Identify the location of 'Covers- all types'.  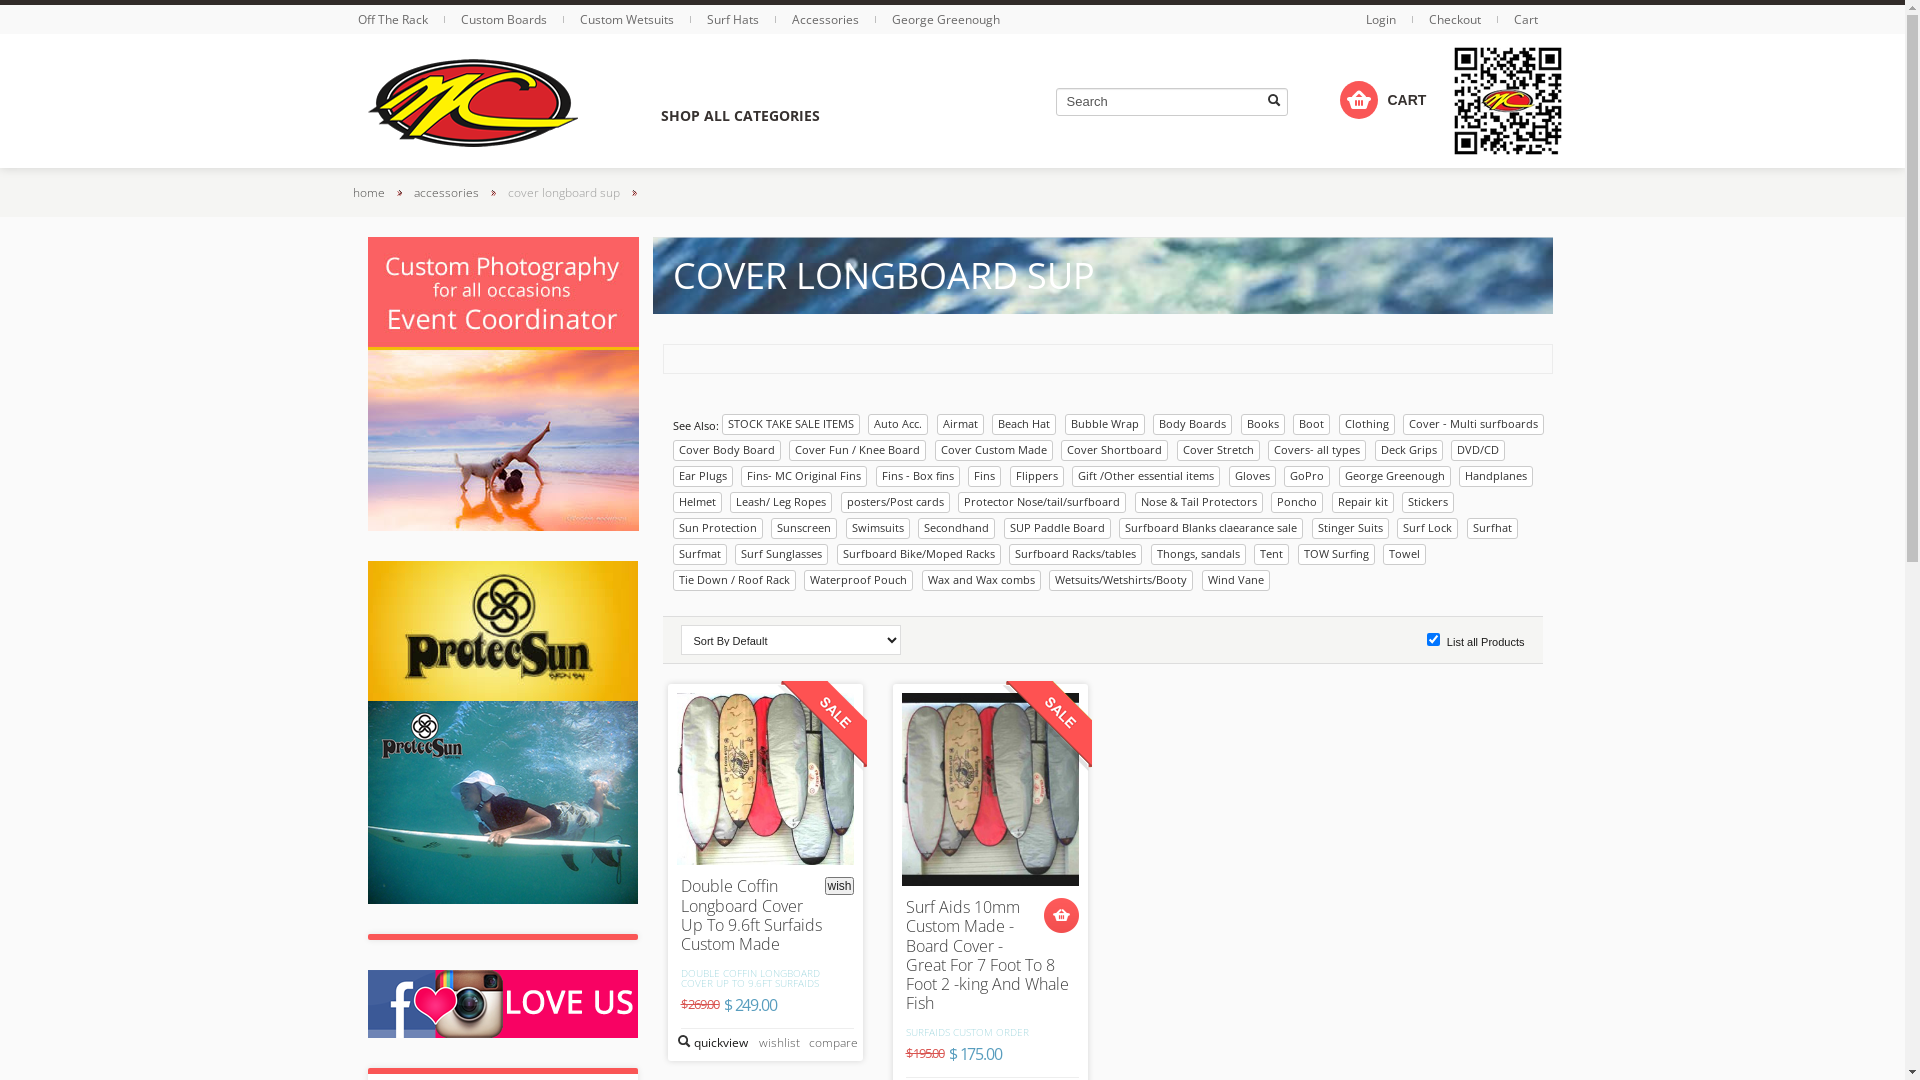
(1266, 450).